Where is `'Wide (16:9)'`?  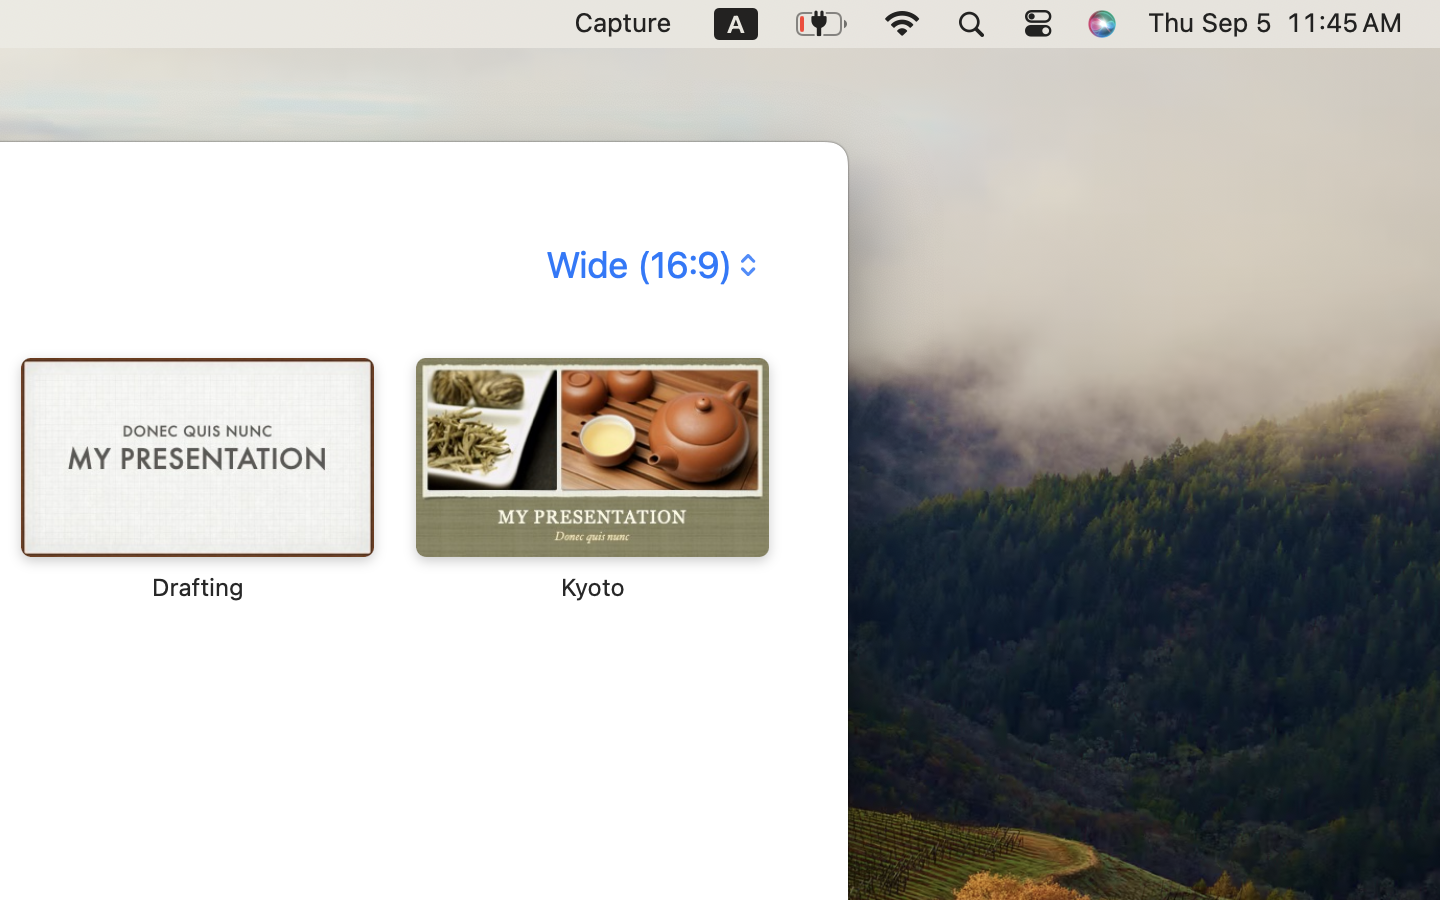 'Wide (16:9)' is located at coordinates (648, 263).